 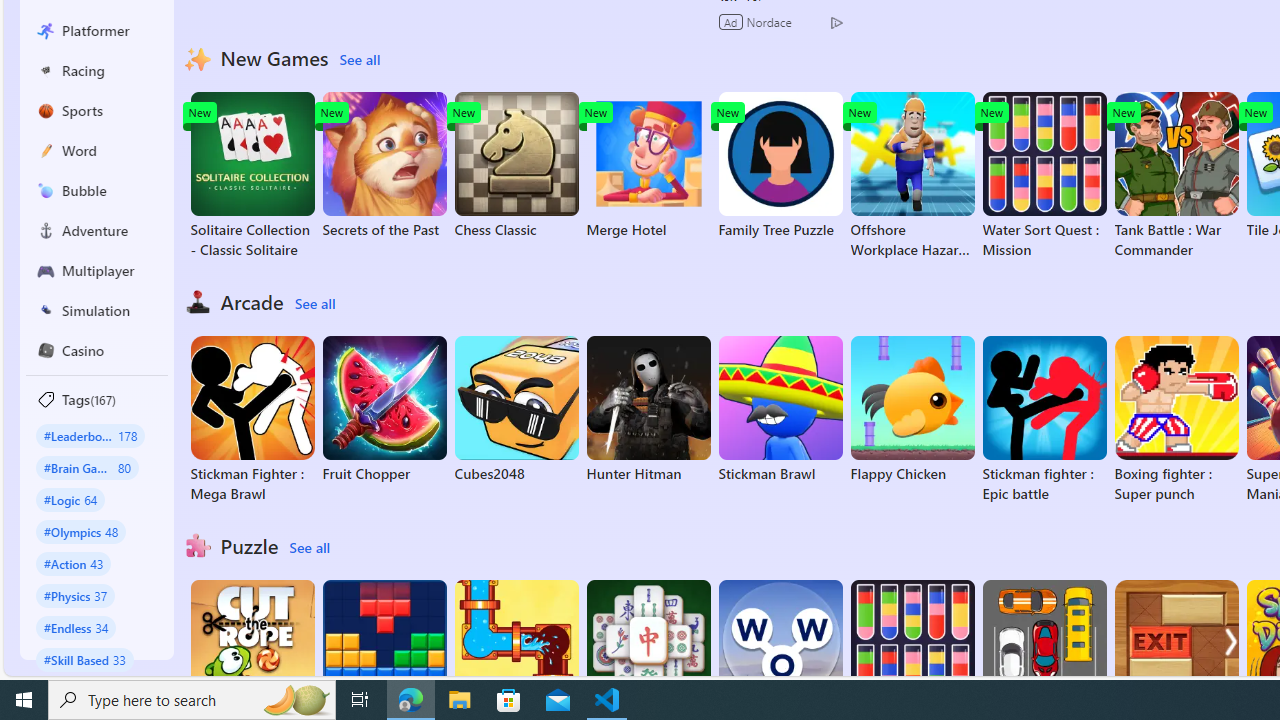 What do you see at coordinates (74, 563) in the screenshot?
I see `'#Action 43'` at bounding box center [74, 563].